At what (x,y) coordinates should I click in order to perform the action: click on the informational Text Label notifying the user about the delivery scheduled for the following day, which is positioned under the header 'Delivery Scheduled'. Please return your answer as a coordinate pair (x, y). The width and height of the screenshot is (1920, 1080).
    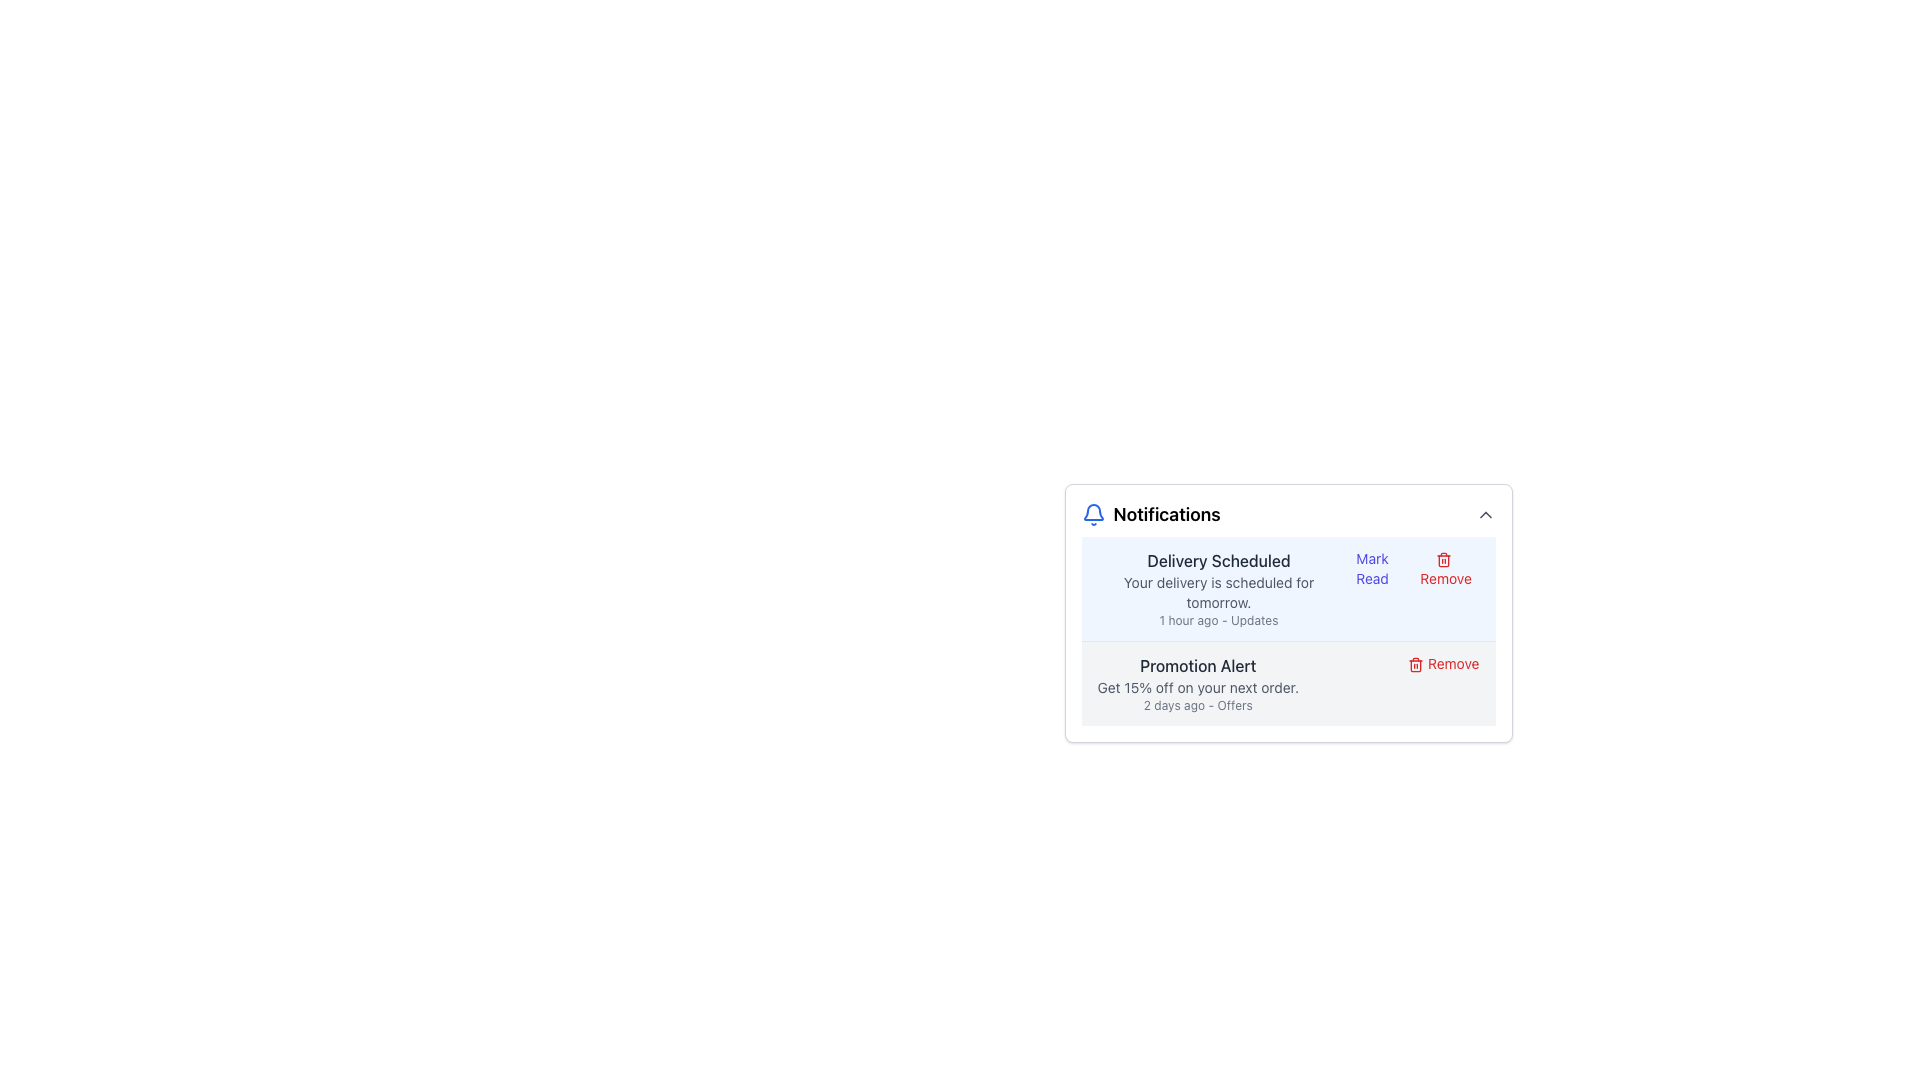
    Looking at the image, I should click on (1218, 592).